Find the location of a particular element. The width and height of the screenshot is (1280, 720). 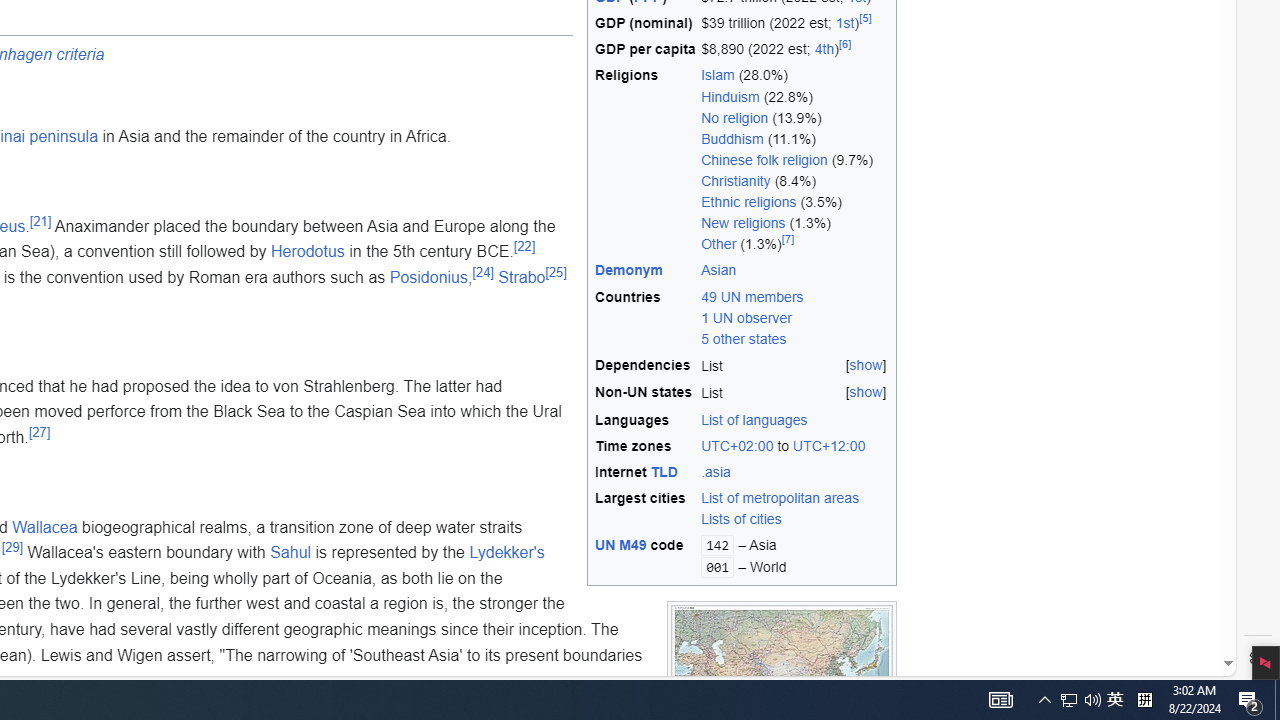

'1st' is located at coordinates (844, 23).